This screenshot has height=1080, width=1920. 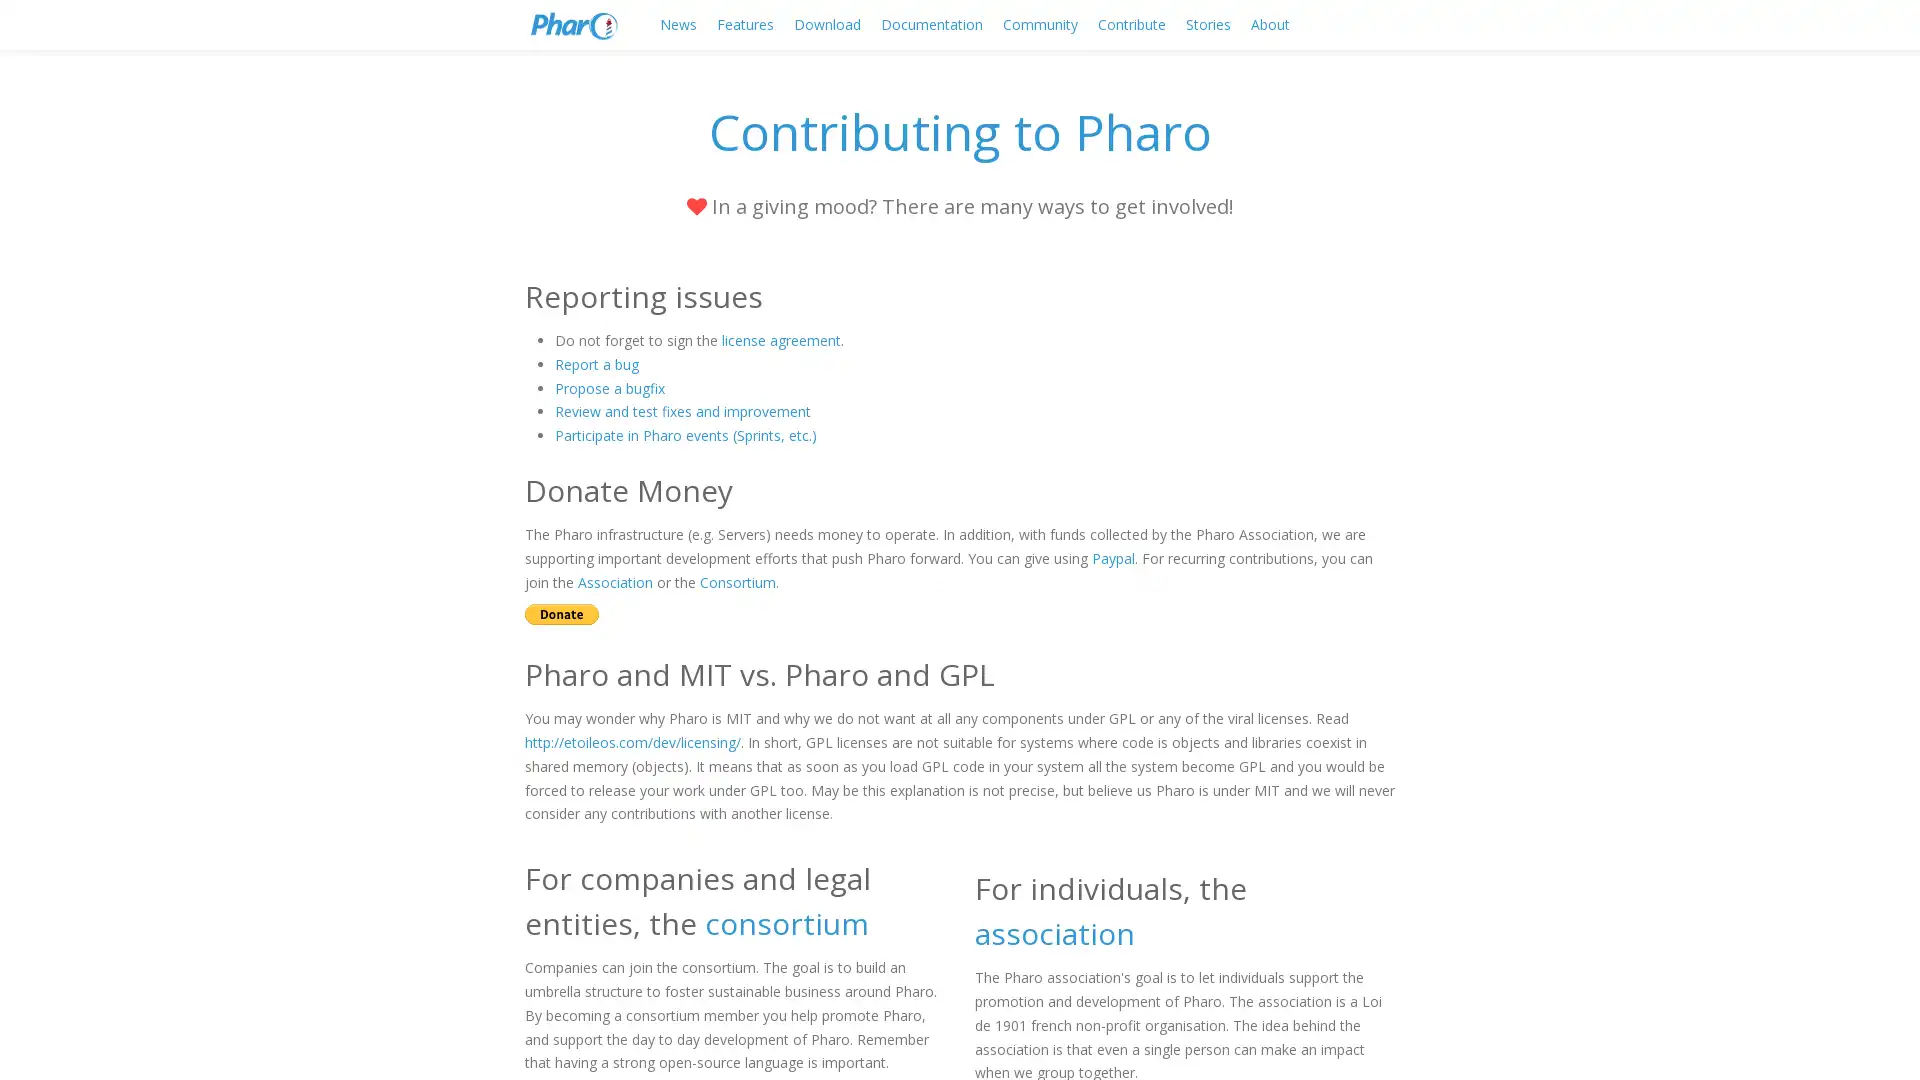 What do you see at coordinates (560, 613) in the screenshot?
I see `PayPal - The safer, easier way to pay online!` at bounding box center [560, 613].